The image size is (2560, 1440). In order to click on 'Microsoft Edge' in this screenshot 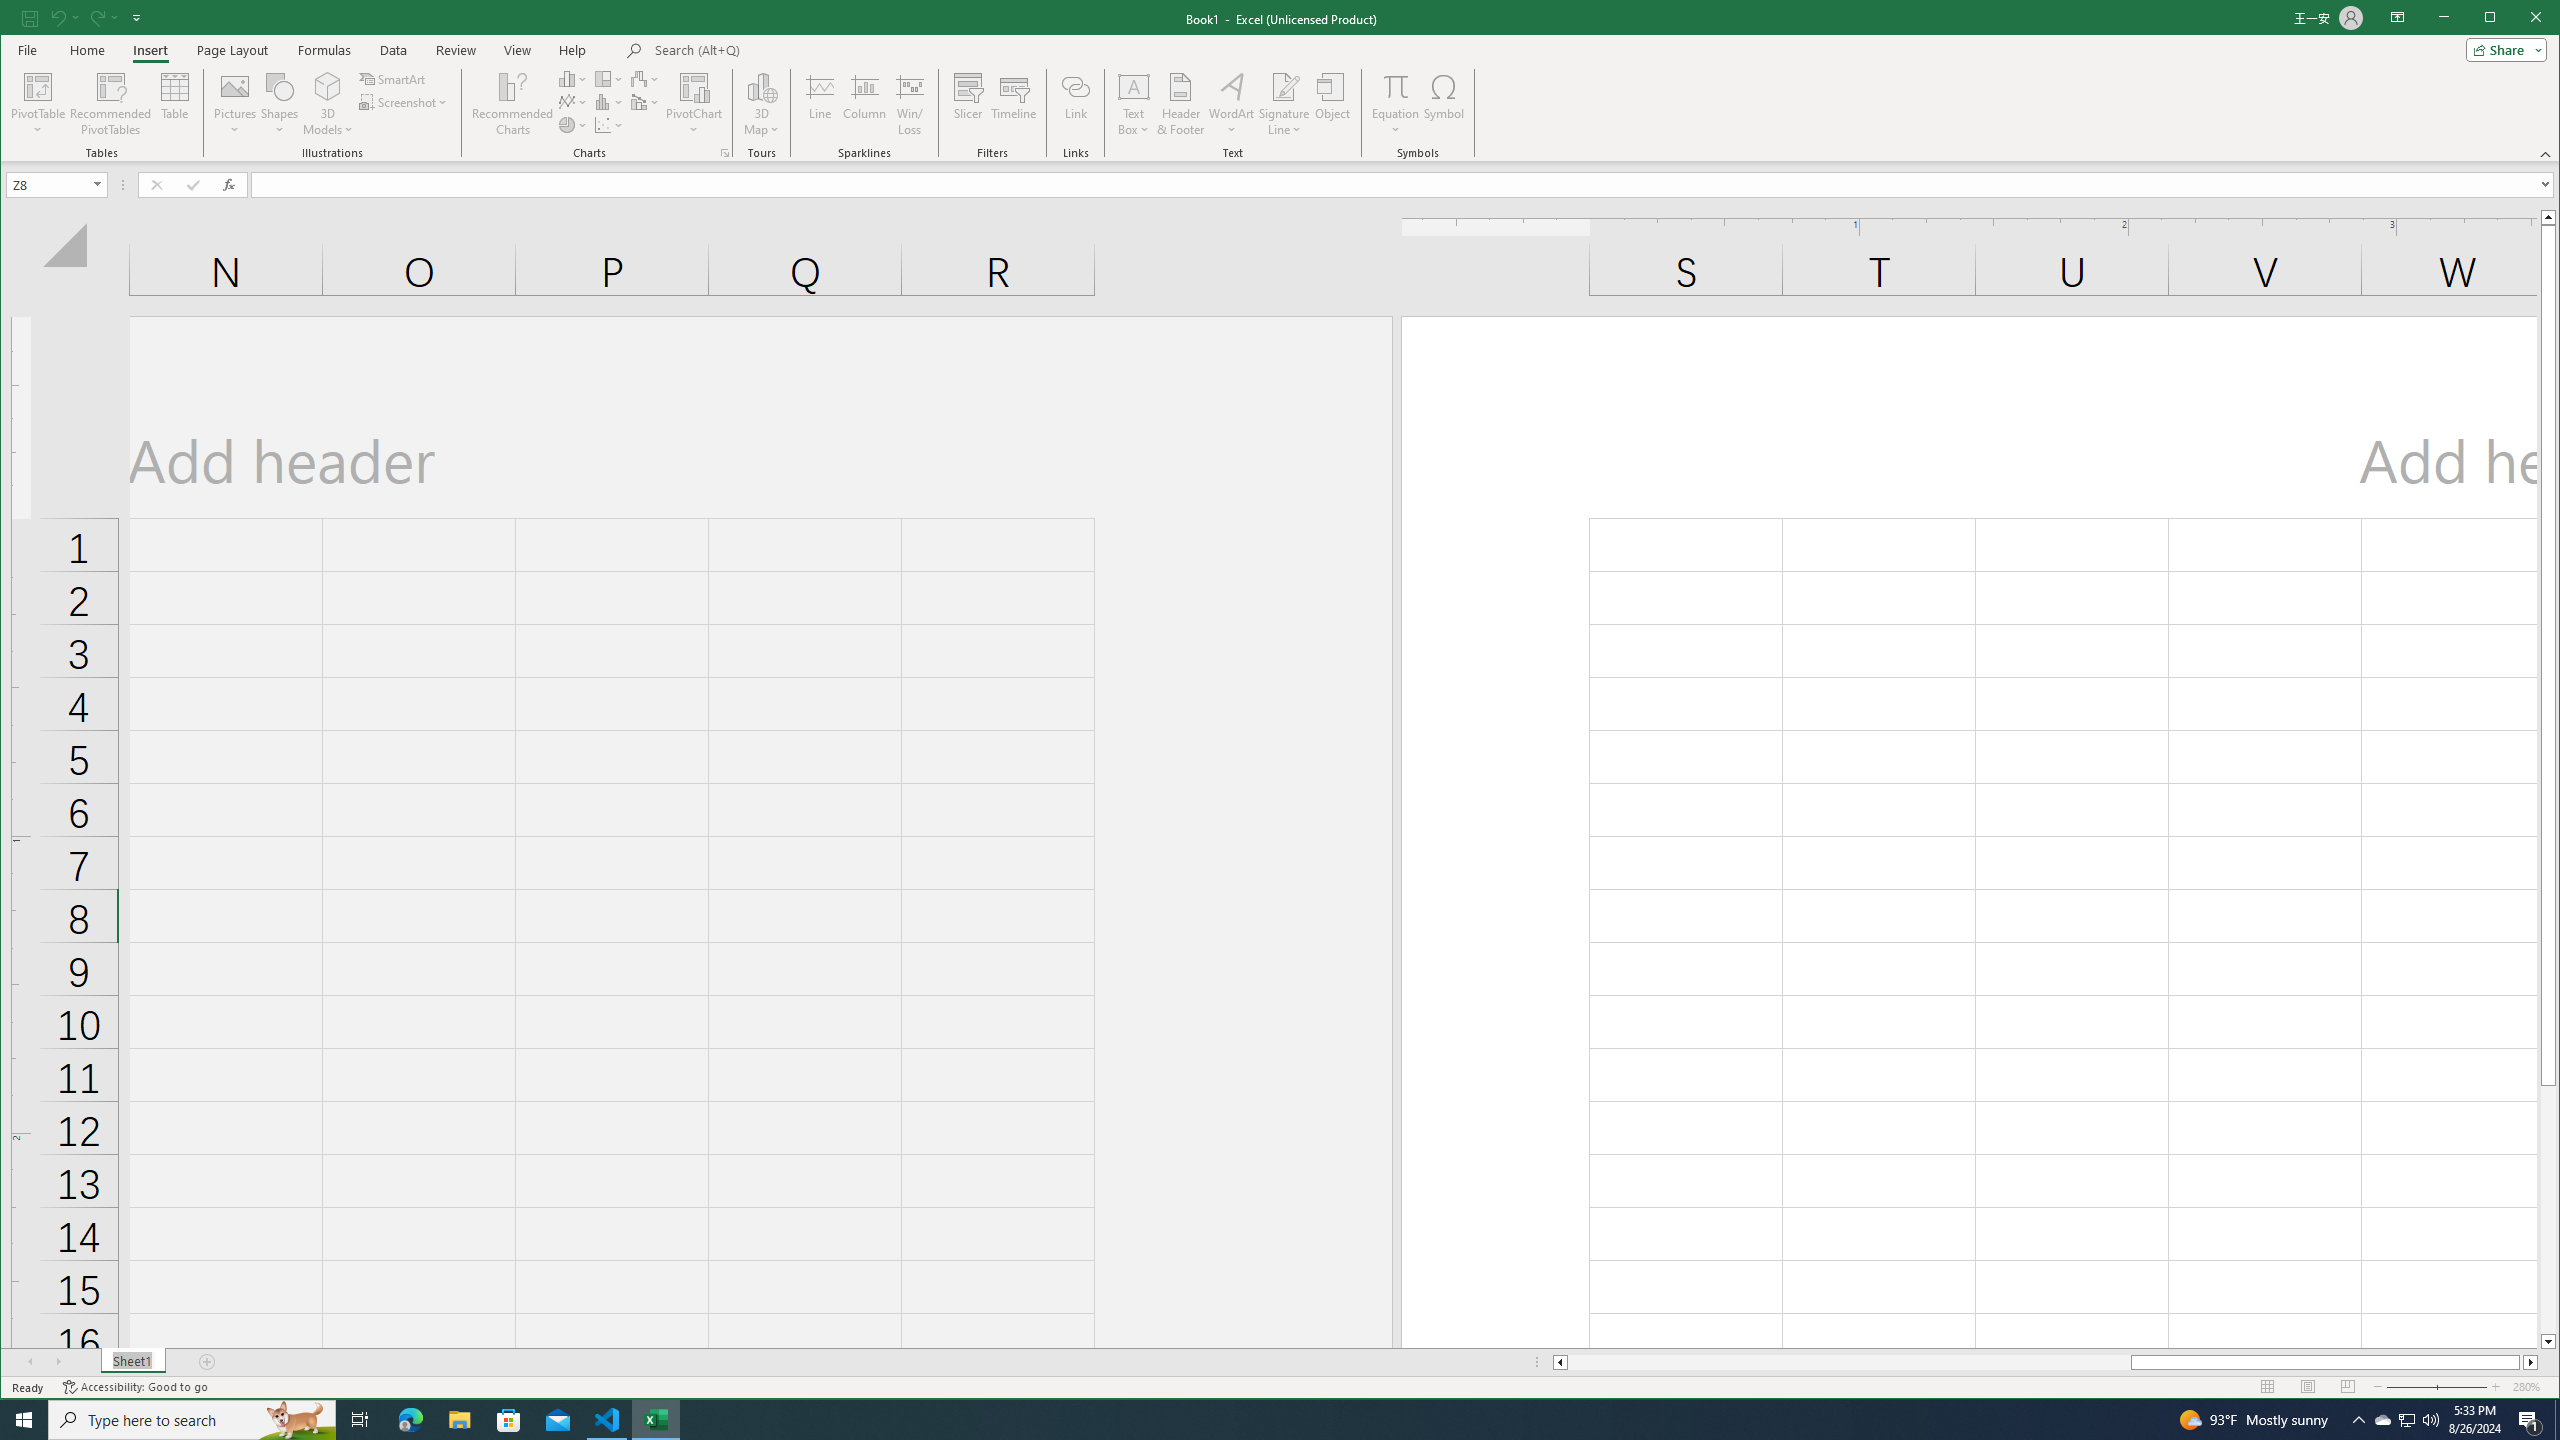, I will do `click(409, 1418)`.